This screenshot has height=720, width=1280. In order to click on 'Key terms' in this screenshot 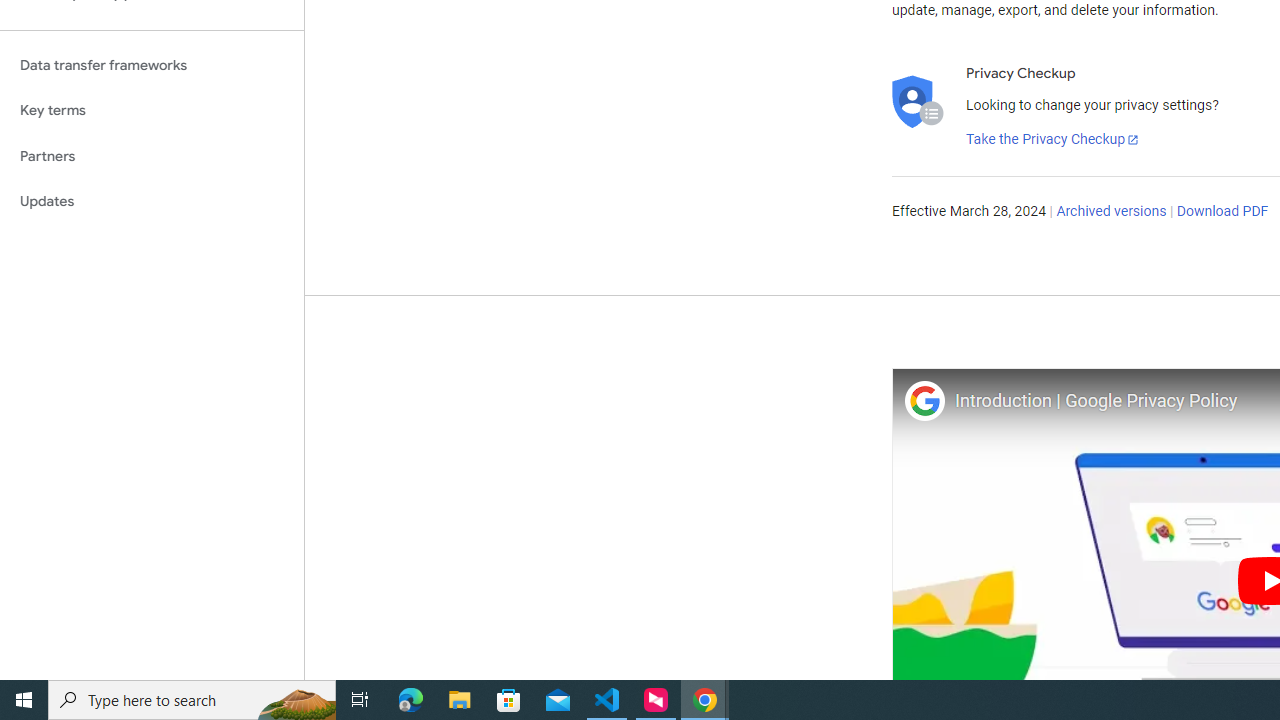, I will do `click(151, 110)`.